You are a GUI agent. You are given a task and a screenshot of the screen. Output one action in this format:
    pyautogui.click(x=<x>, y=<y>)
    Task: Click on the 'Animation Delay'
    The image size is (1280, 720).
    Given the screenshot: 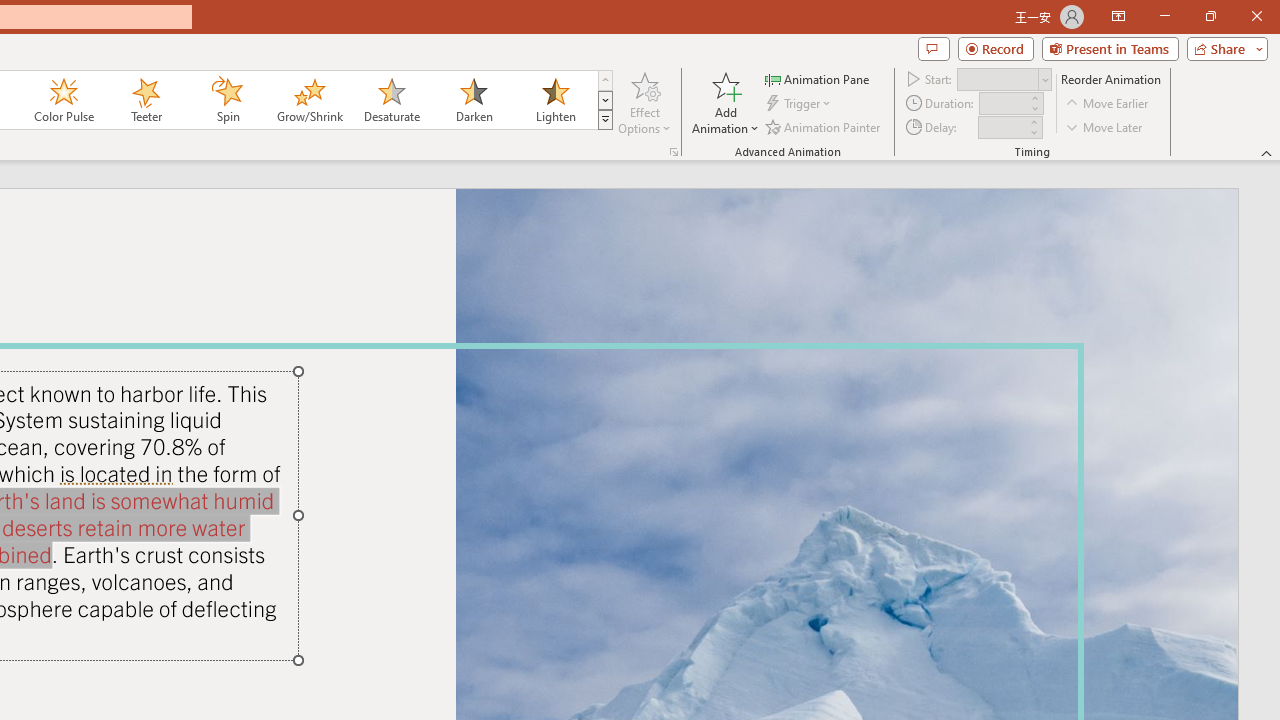 What is the action you would take?
    pyautogui.click(x=1002, y=127)
    